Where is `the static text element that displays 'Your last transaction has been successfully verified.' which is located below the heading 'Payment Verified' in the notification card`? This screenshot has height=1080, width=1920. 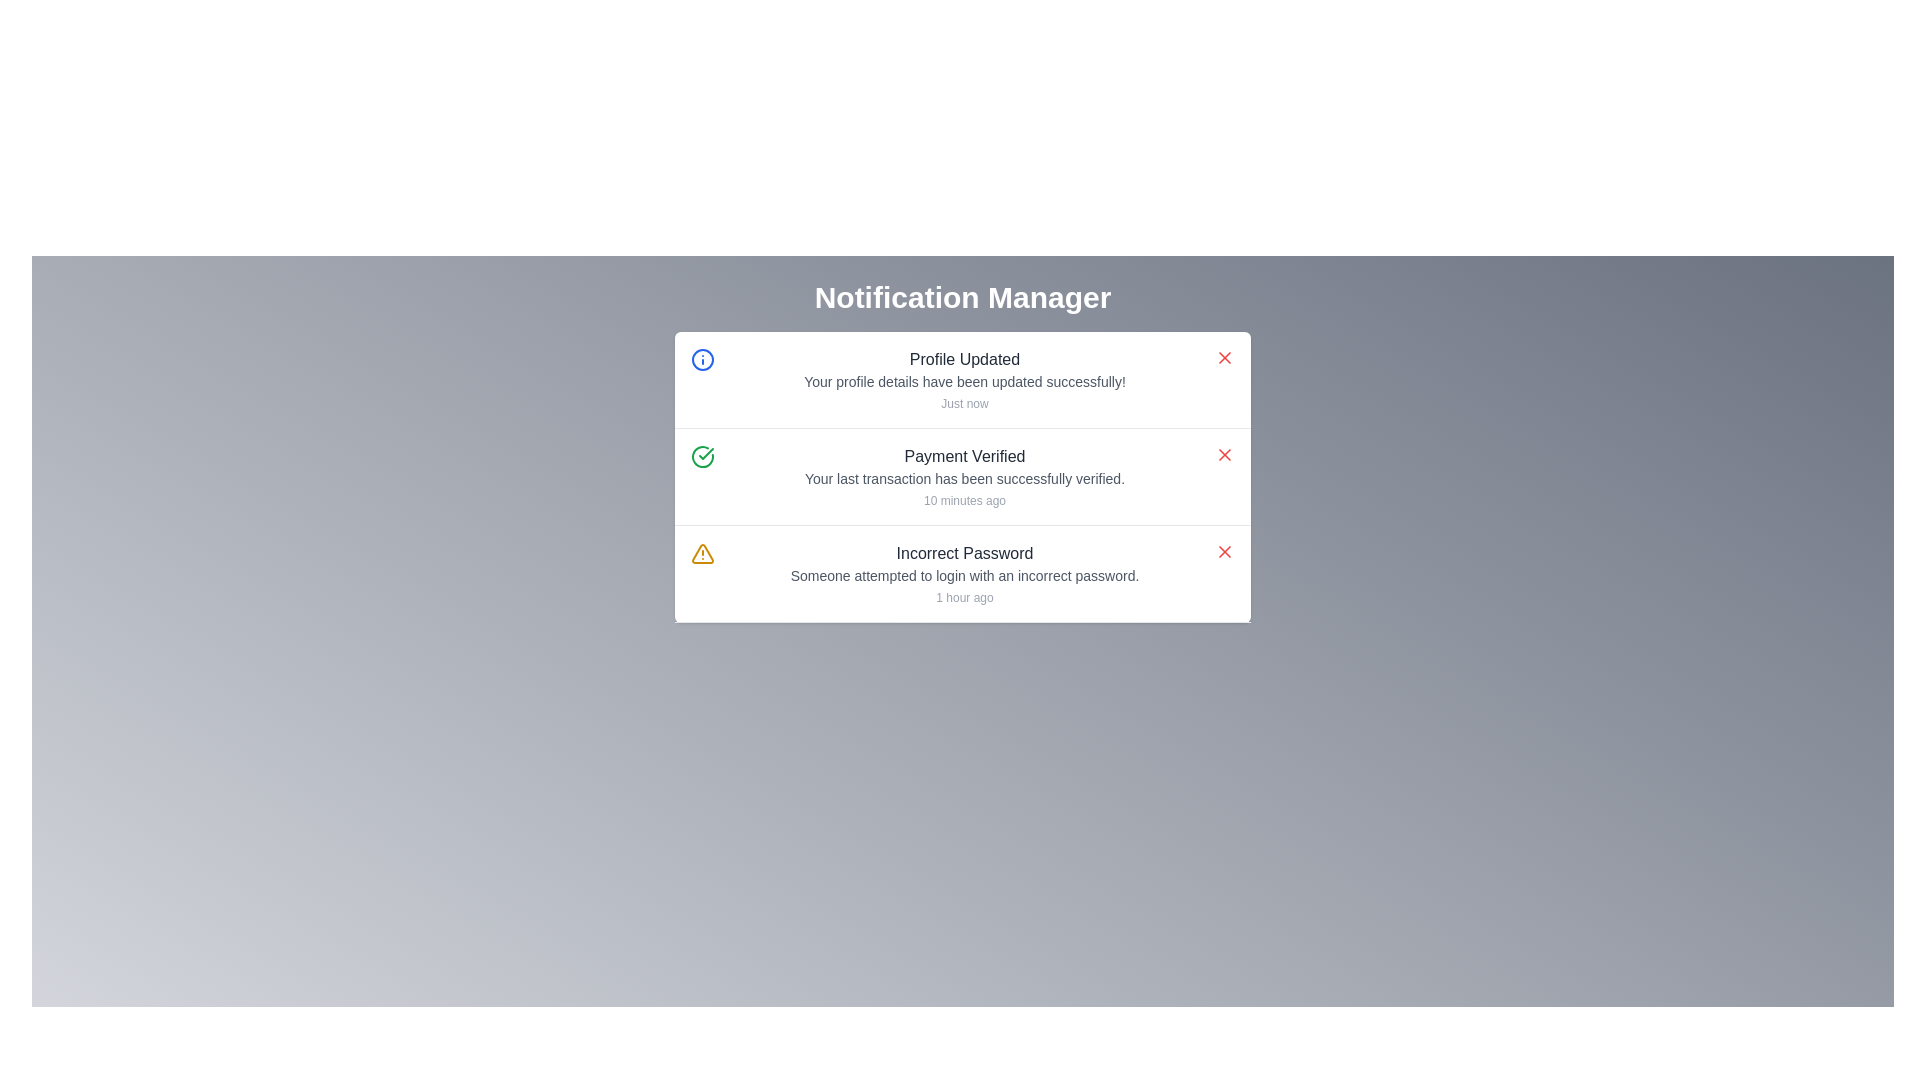
the static text element that displays 'Your last transaction has been successfully verified.' which is located below the heading 'Payment Verified' in the notification card is located at coordinates (964, 478).